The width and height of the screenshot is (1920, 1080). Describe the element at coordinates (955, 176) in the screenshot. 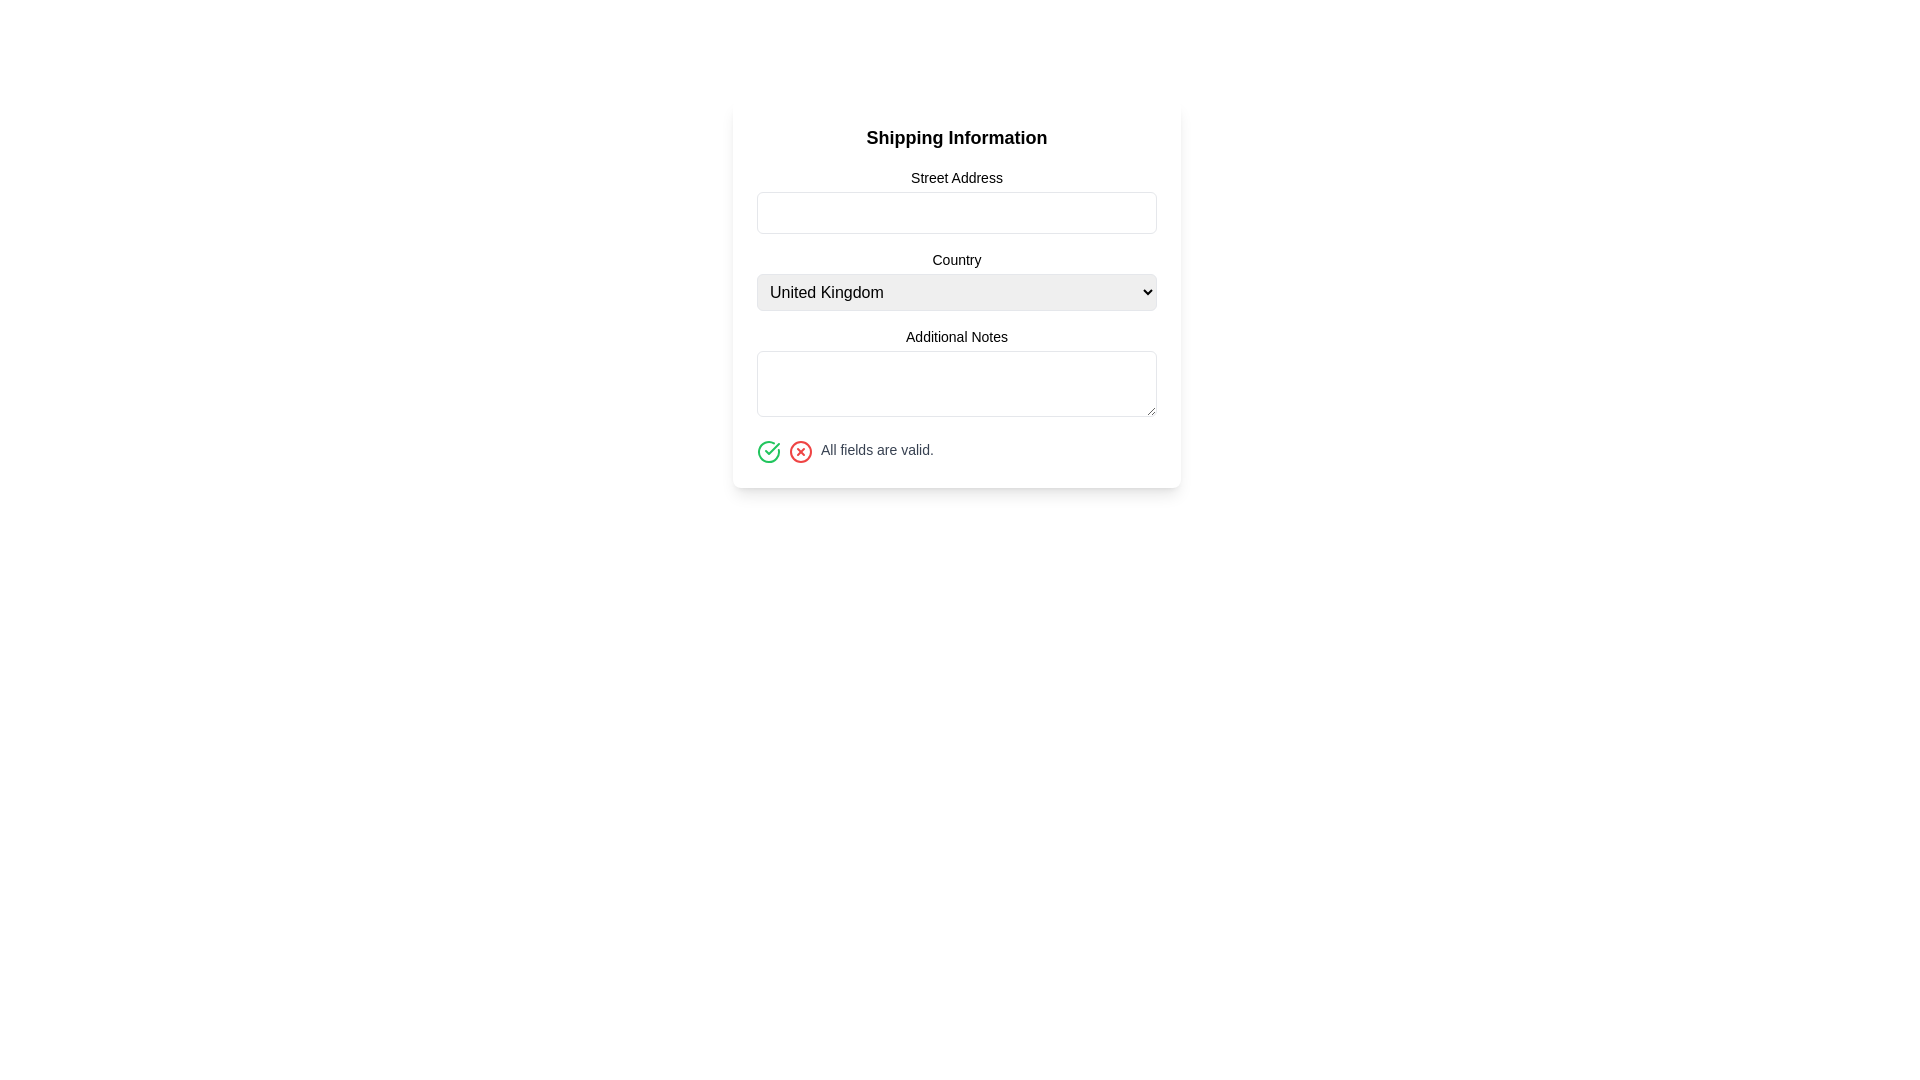

I see `the label indicating the required input for a street address to associate it with the input field below` at that location.